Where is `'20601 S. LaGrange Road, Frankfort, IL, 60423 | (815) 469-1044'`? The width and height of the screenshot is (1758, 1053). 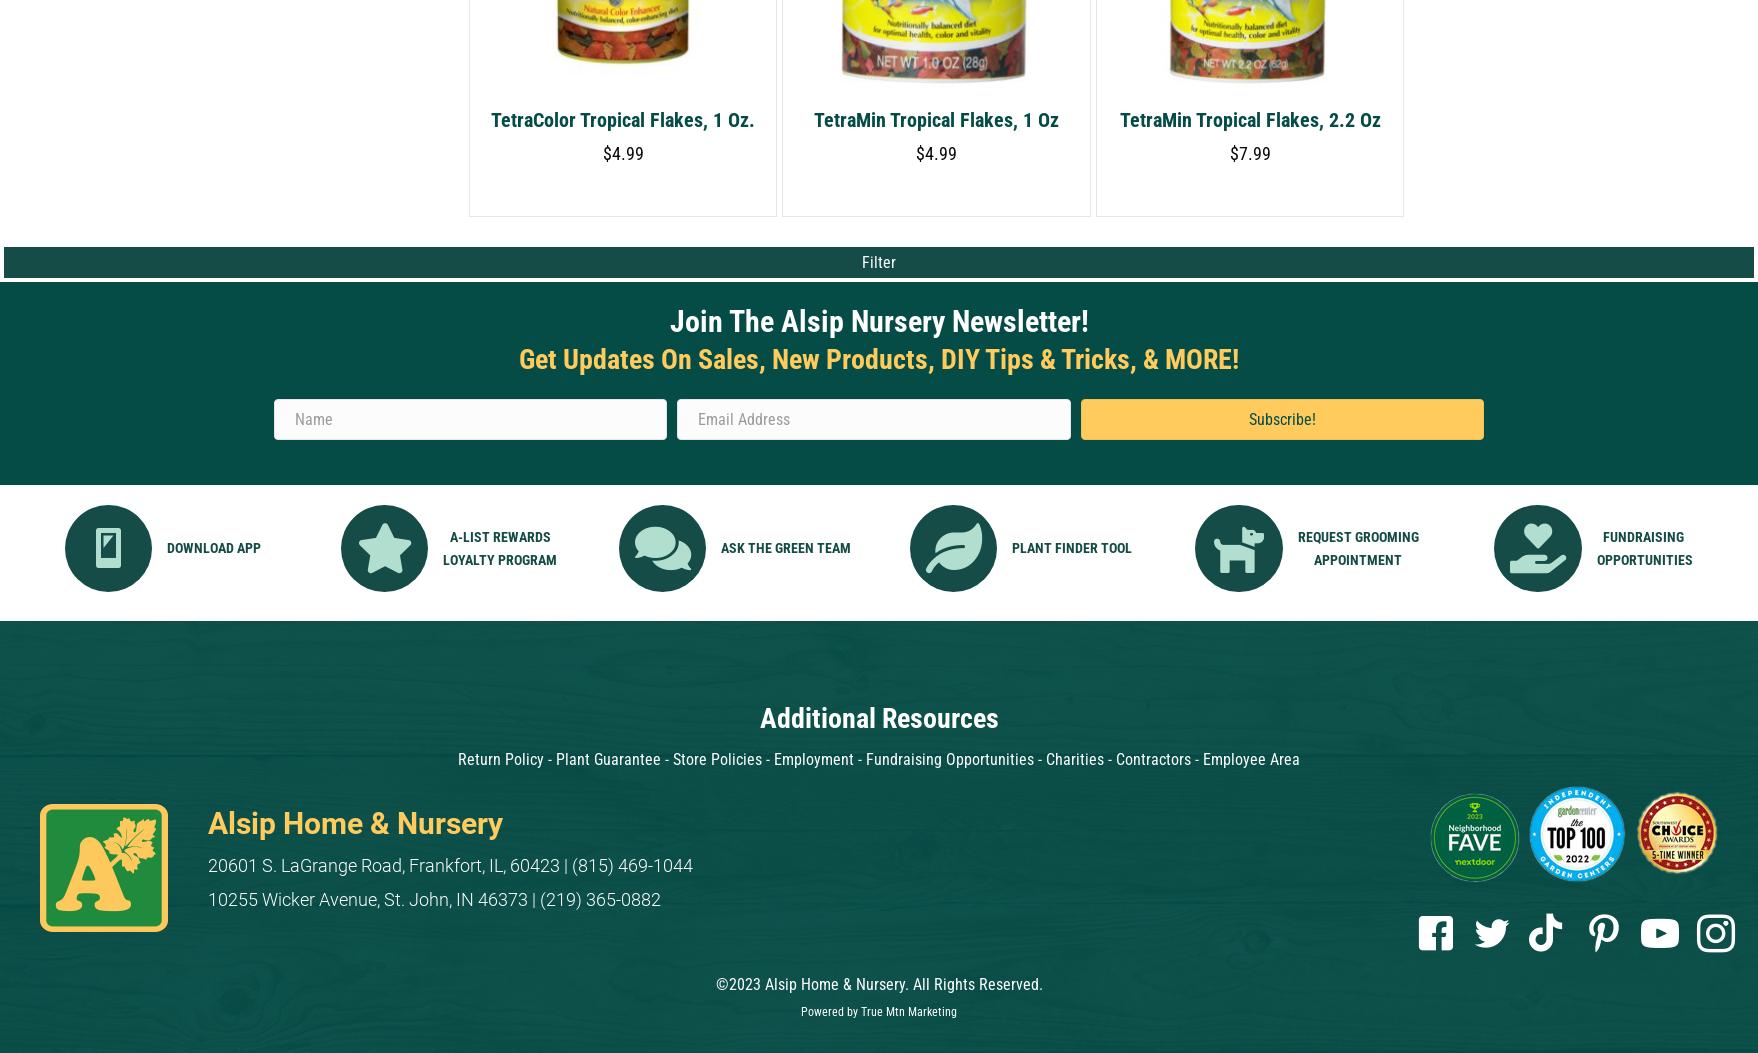 '20601 S. LaGrange Road, Frankfort, IL, 60423 | (815) 469-1044' is located at coordinates (449, 865).